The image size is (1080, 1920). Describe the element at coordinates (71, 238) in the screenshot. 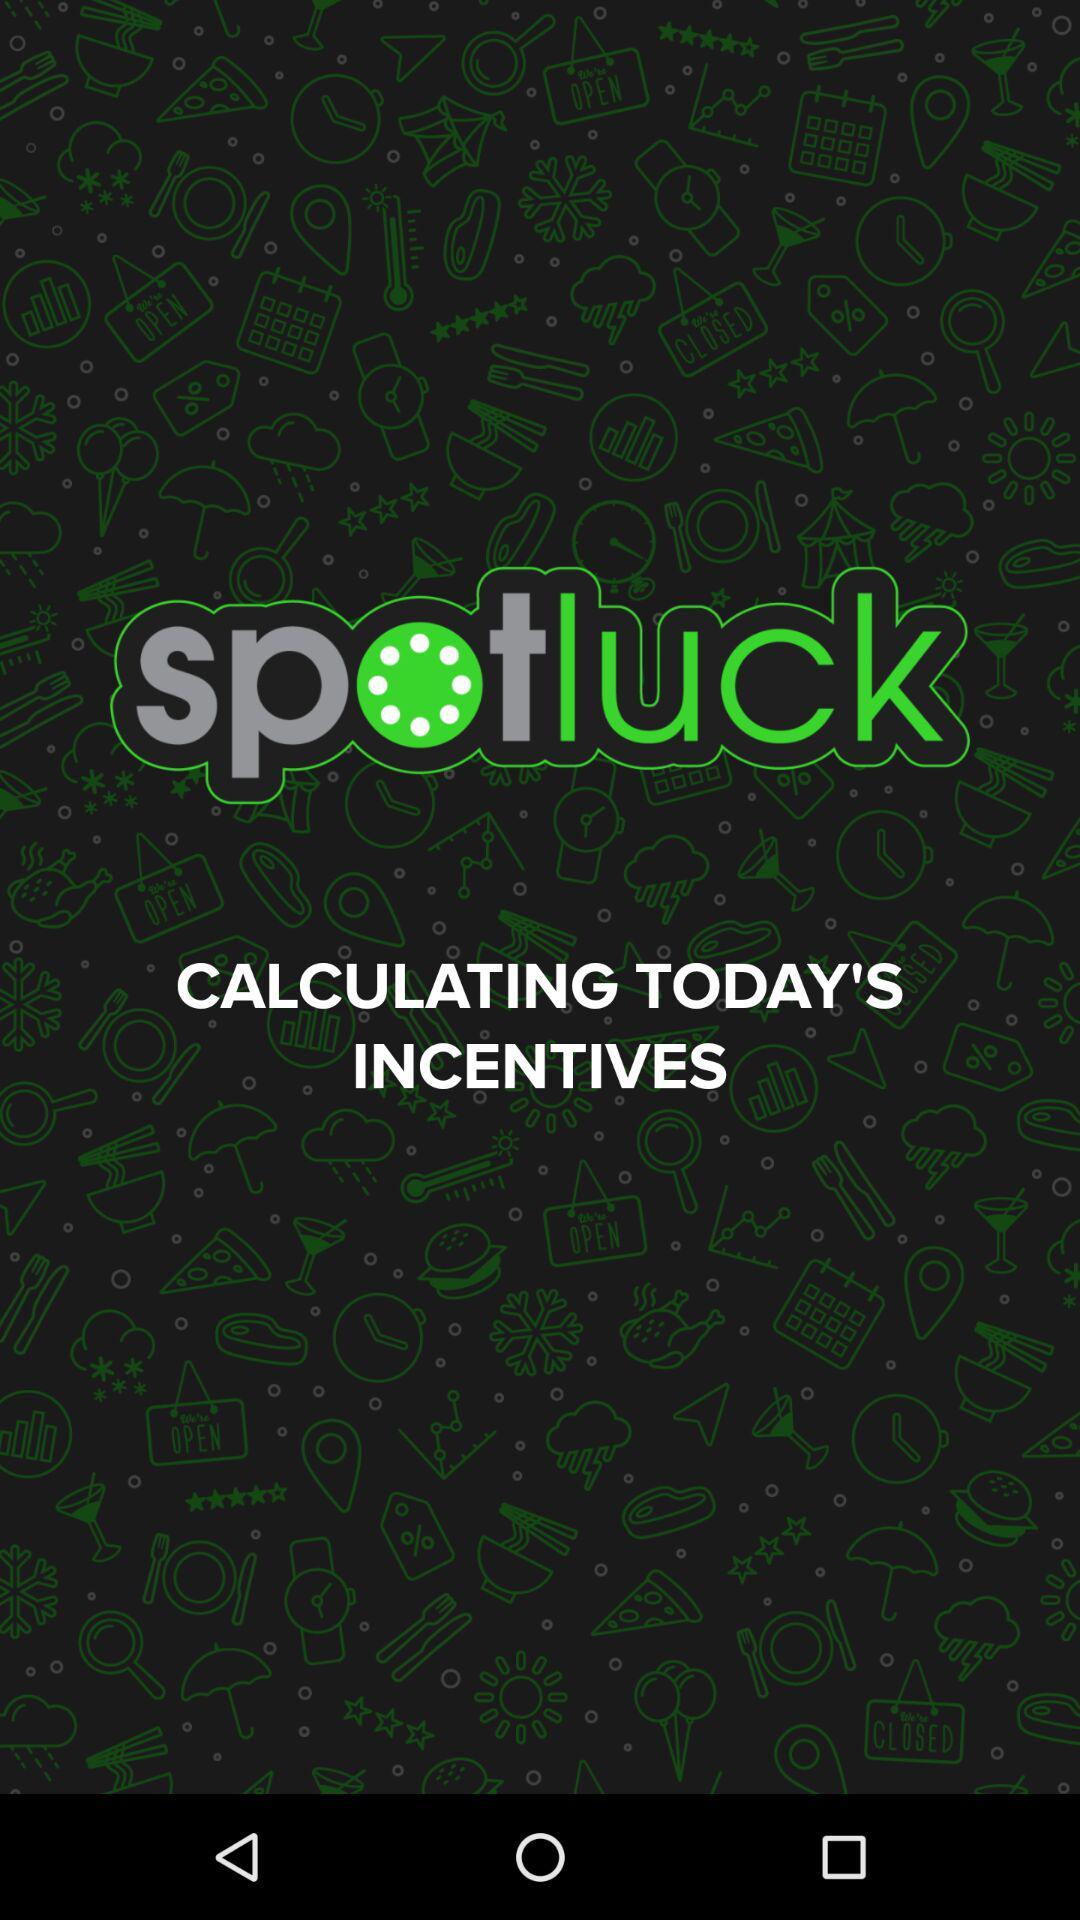

I see `the add icon` at that location.